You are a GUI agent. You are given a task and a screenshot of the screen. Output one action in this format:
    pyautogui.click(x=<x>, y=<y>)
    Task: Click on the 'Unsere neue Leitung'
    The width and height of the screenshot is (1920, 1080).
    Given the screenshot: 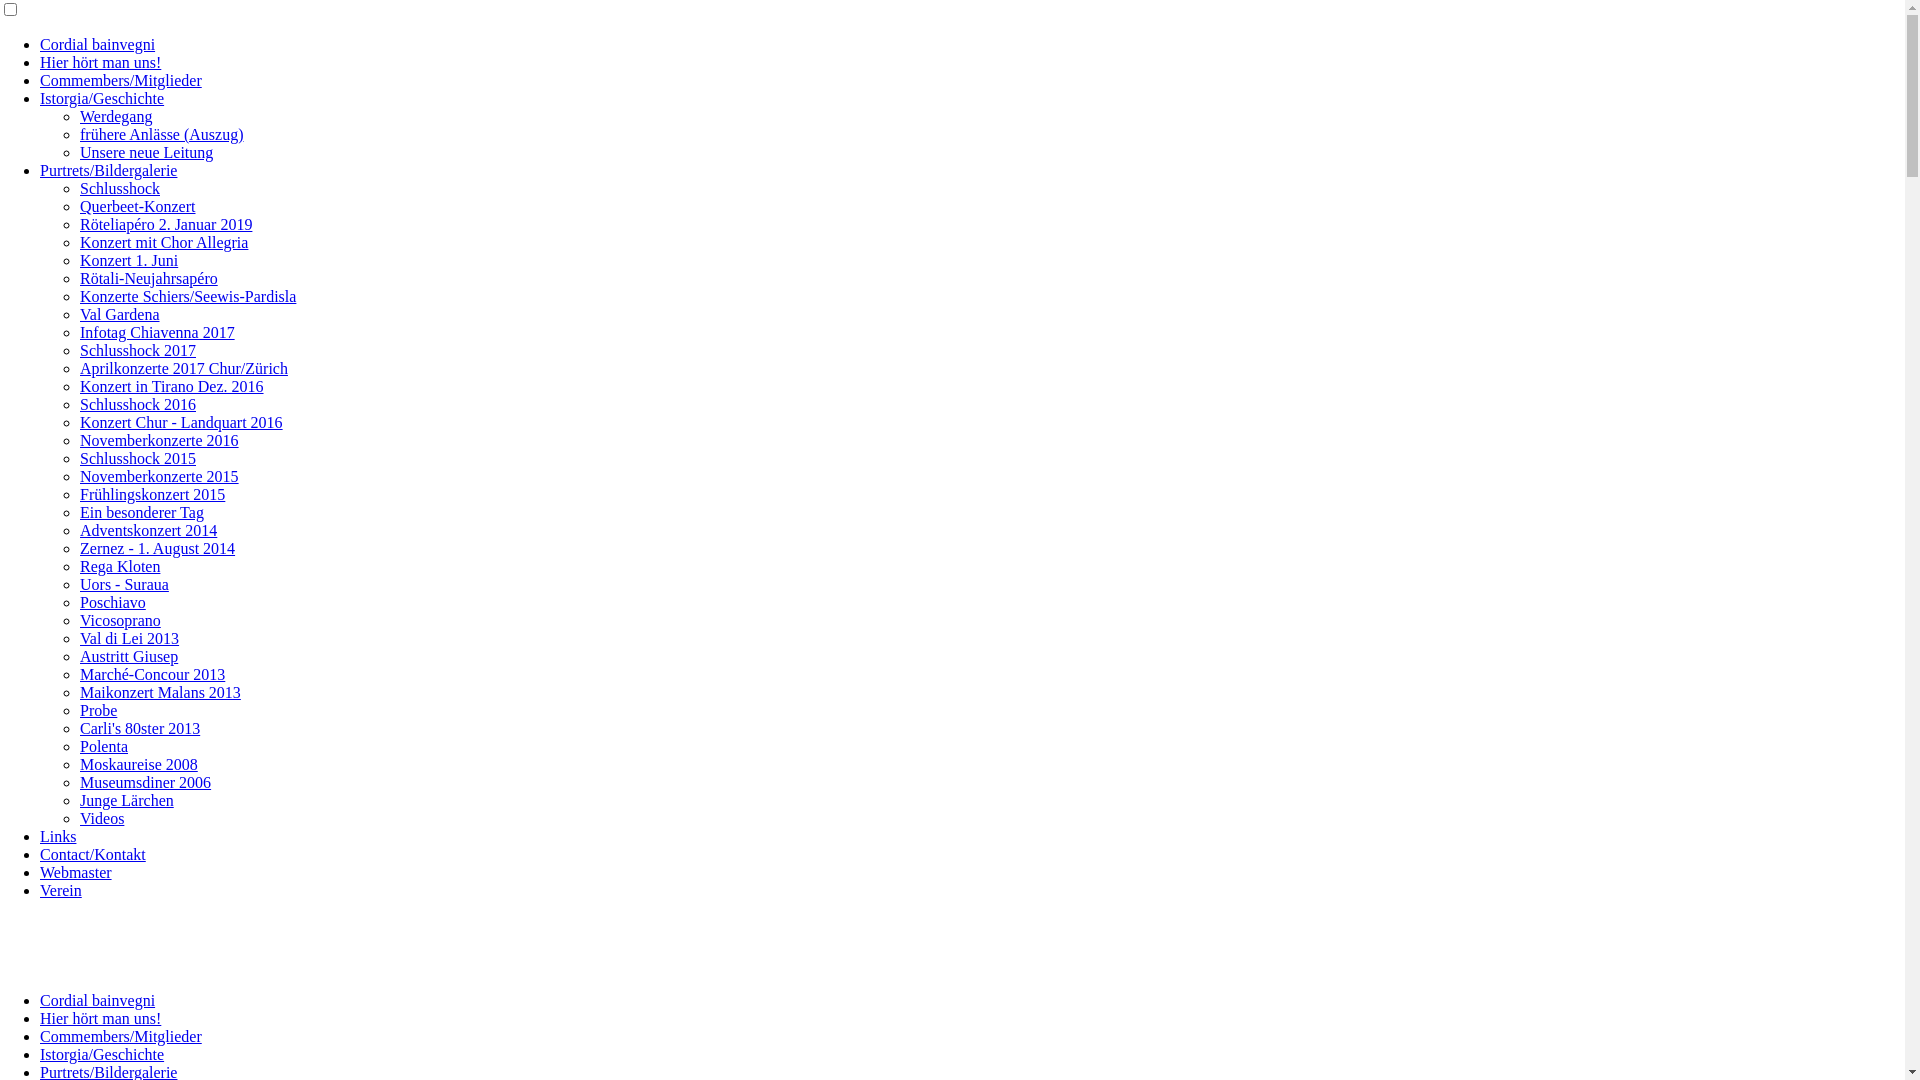 What is the action you would take?
    pyautogui.click(x=145, y=151)
    